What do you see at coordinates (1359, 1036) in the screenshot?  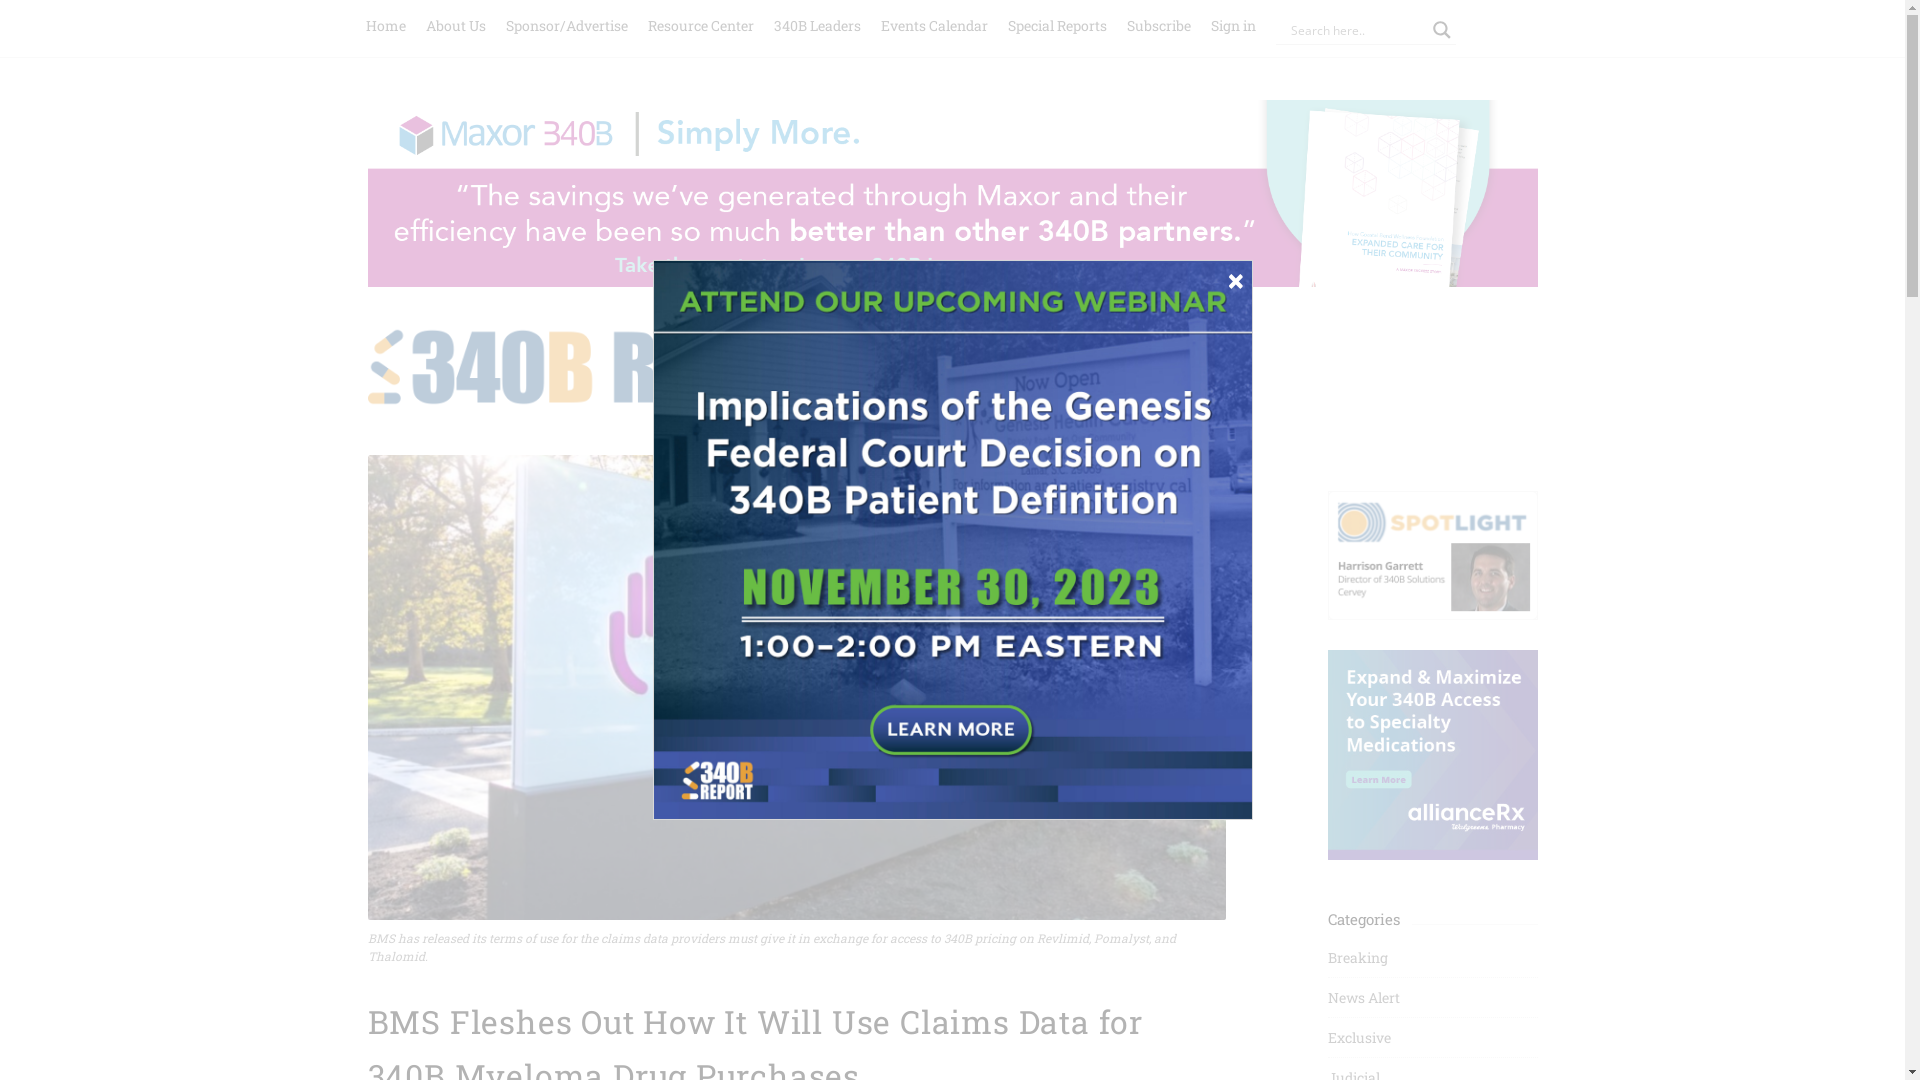 I see `'Exclusive'` at bounding box center [1359, 1036].